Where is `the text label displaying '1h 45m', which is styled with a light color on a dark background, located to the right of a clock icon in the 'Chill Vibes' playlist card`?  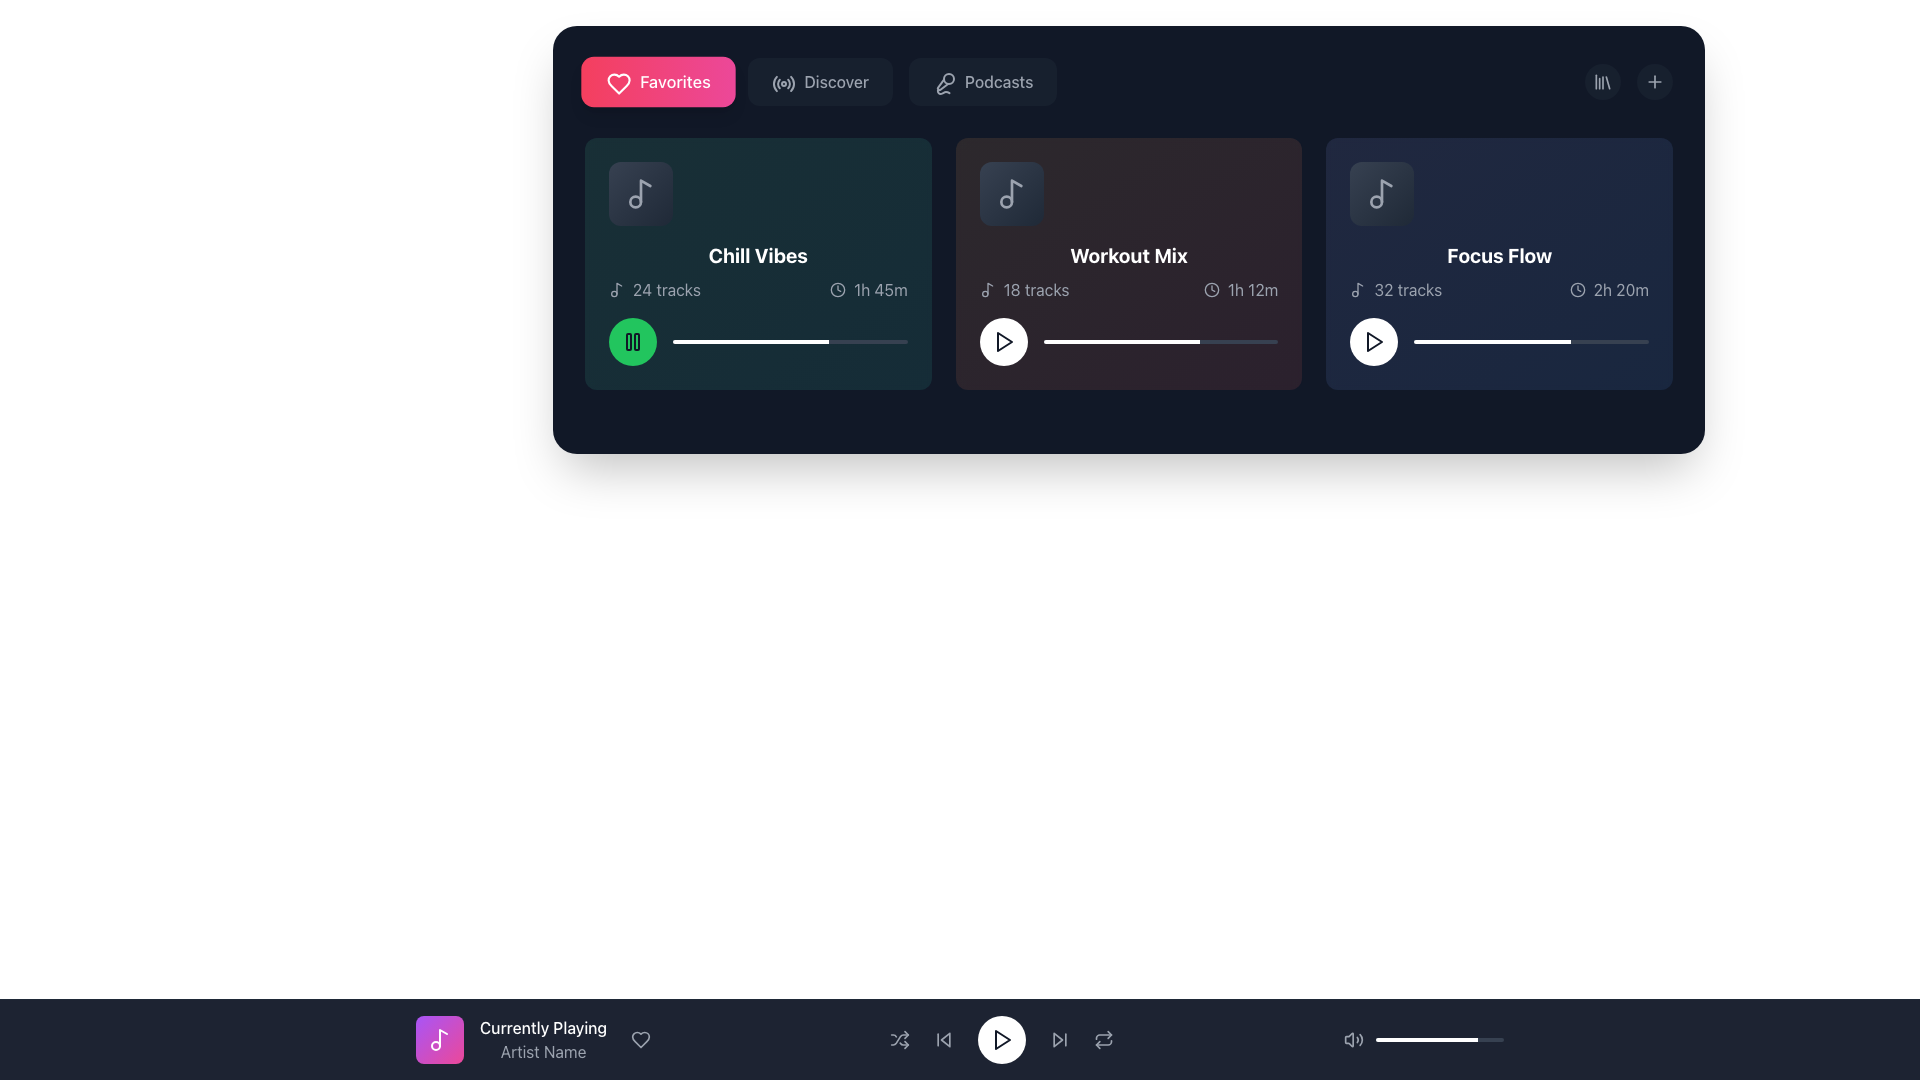
the text label displaying '1h 45m', which is styled with a light color on a dark background, located to the right of a clock icon in the 'Chill Vibes' playlist card is located at coordinates (880, 289).